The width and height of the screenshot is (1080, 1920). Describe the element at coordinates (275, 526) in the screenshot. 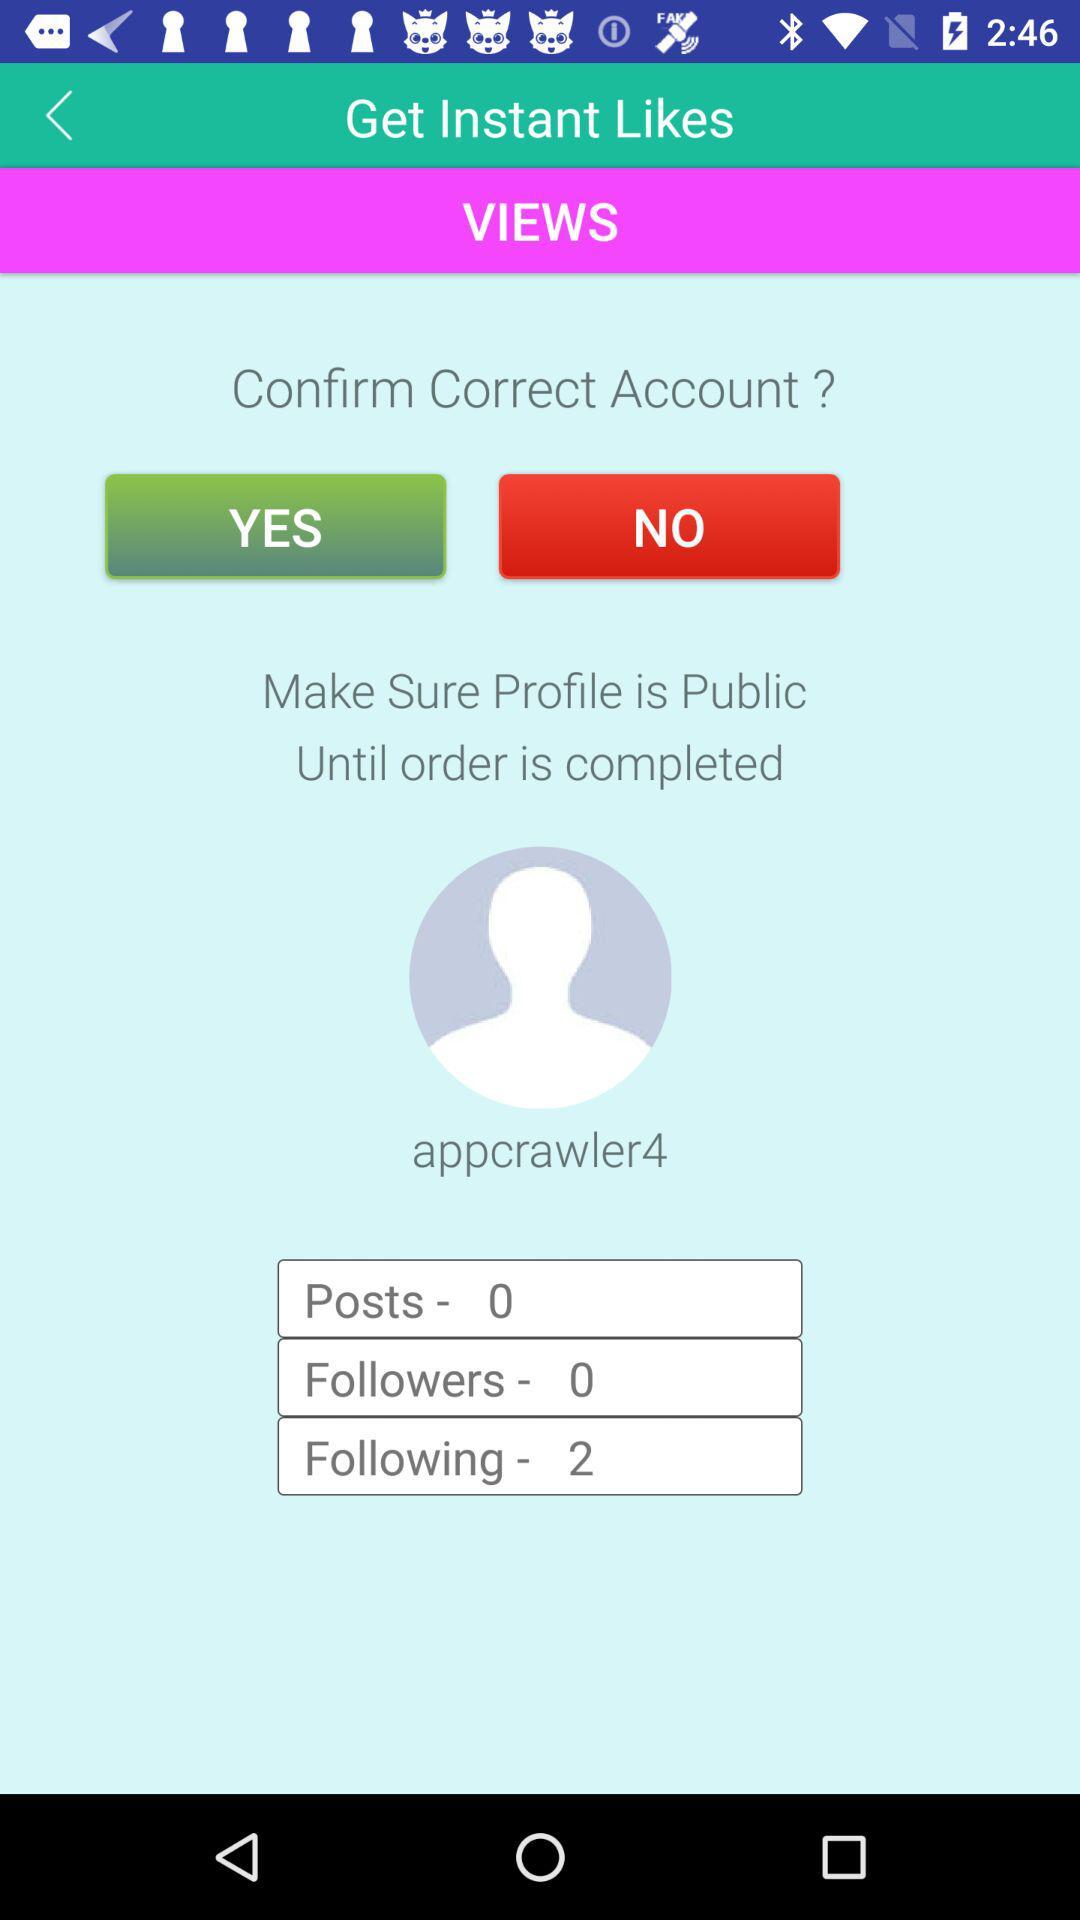

I see `the item below confirm correct account ?  item` at that location.